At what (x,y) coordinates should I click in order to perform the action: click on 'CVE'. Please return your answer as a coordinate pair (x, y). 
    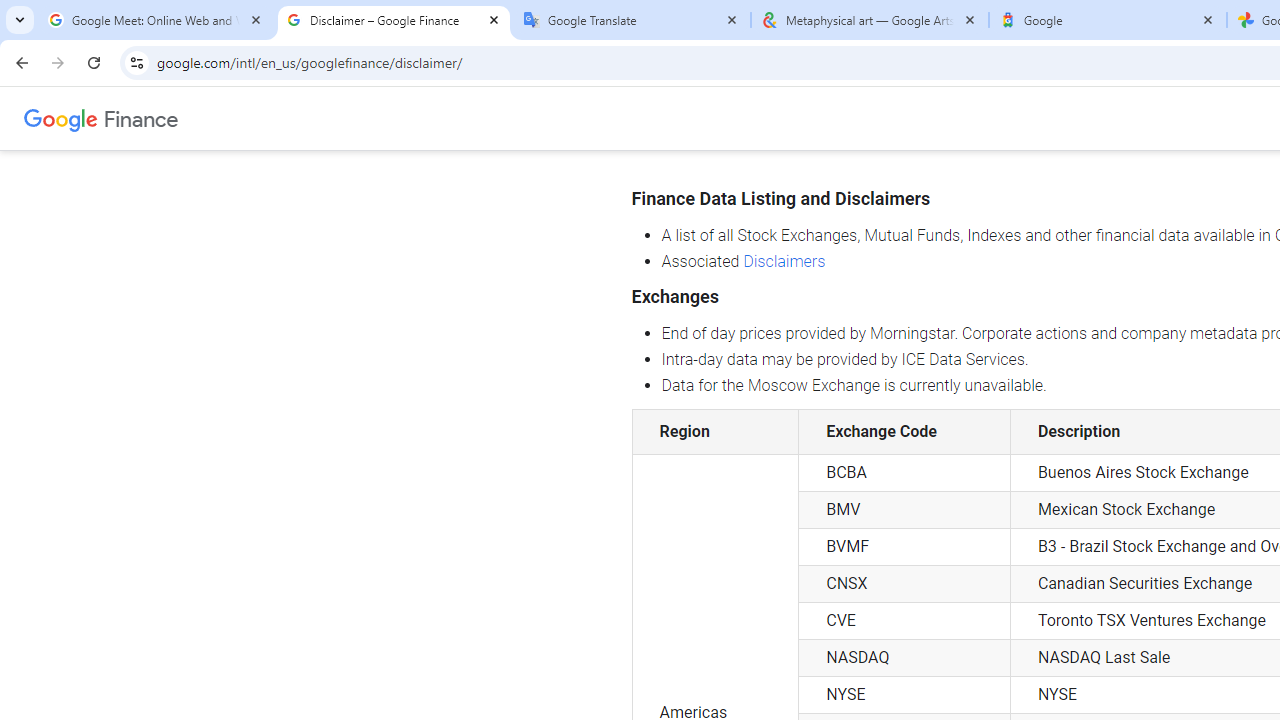
    Looking at the image, I should click on (903, 620).